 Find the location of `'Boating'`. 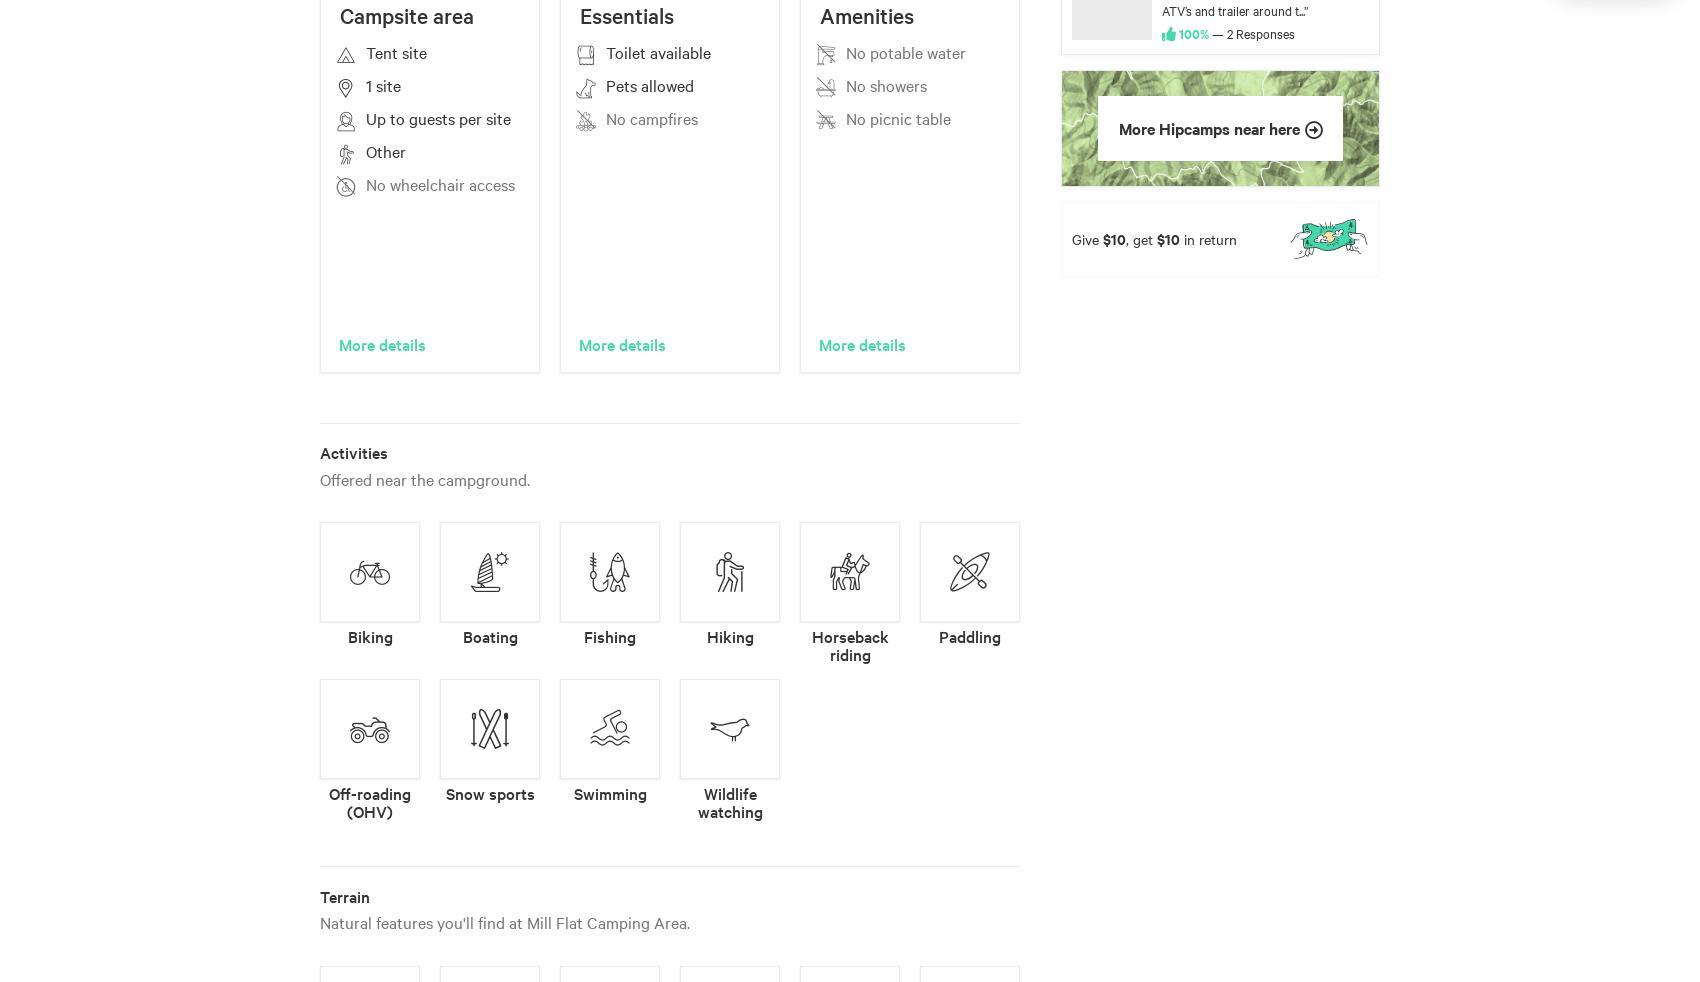

'Boating' is located at coordinates (462, 635).